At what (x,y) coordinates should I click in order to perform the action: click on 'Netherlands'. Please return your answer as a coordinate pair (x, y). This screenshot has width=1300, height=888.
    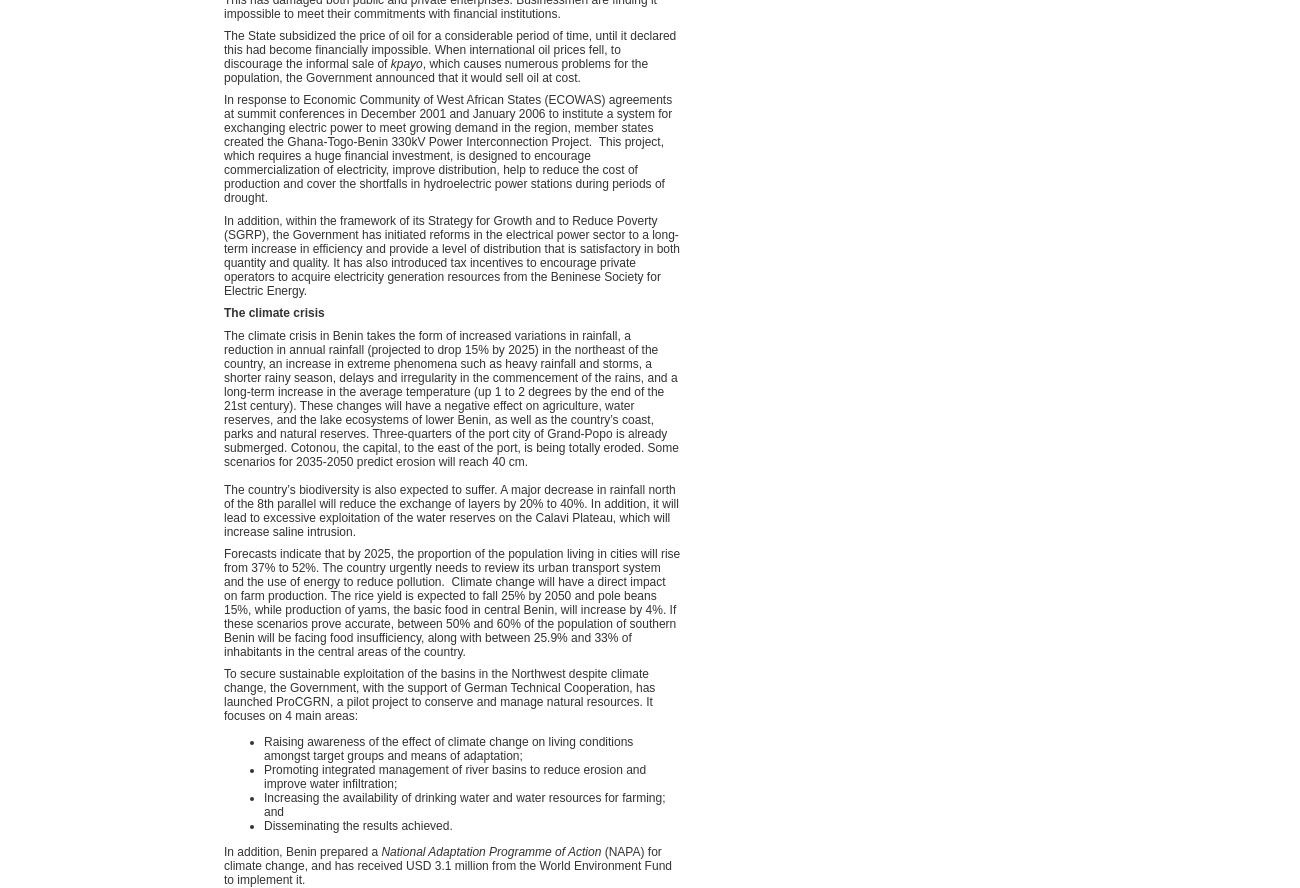
    Looking at the image, I should click on (895, 111).